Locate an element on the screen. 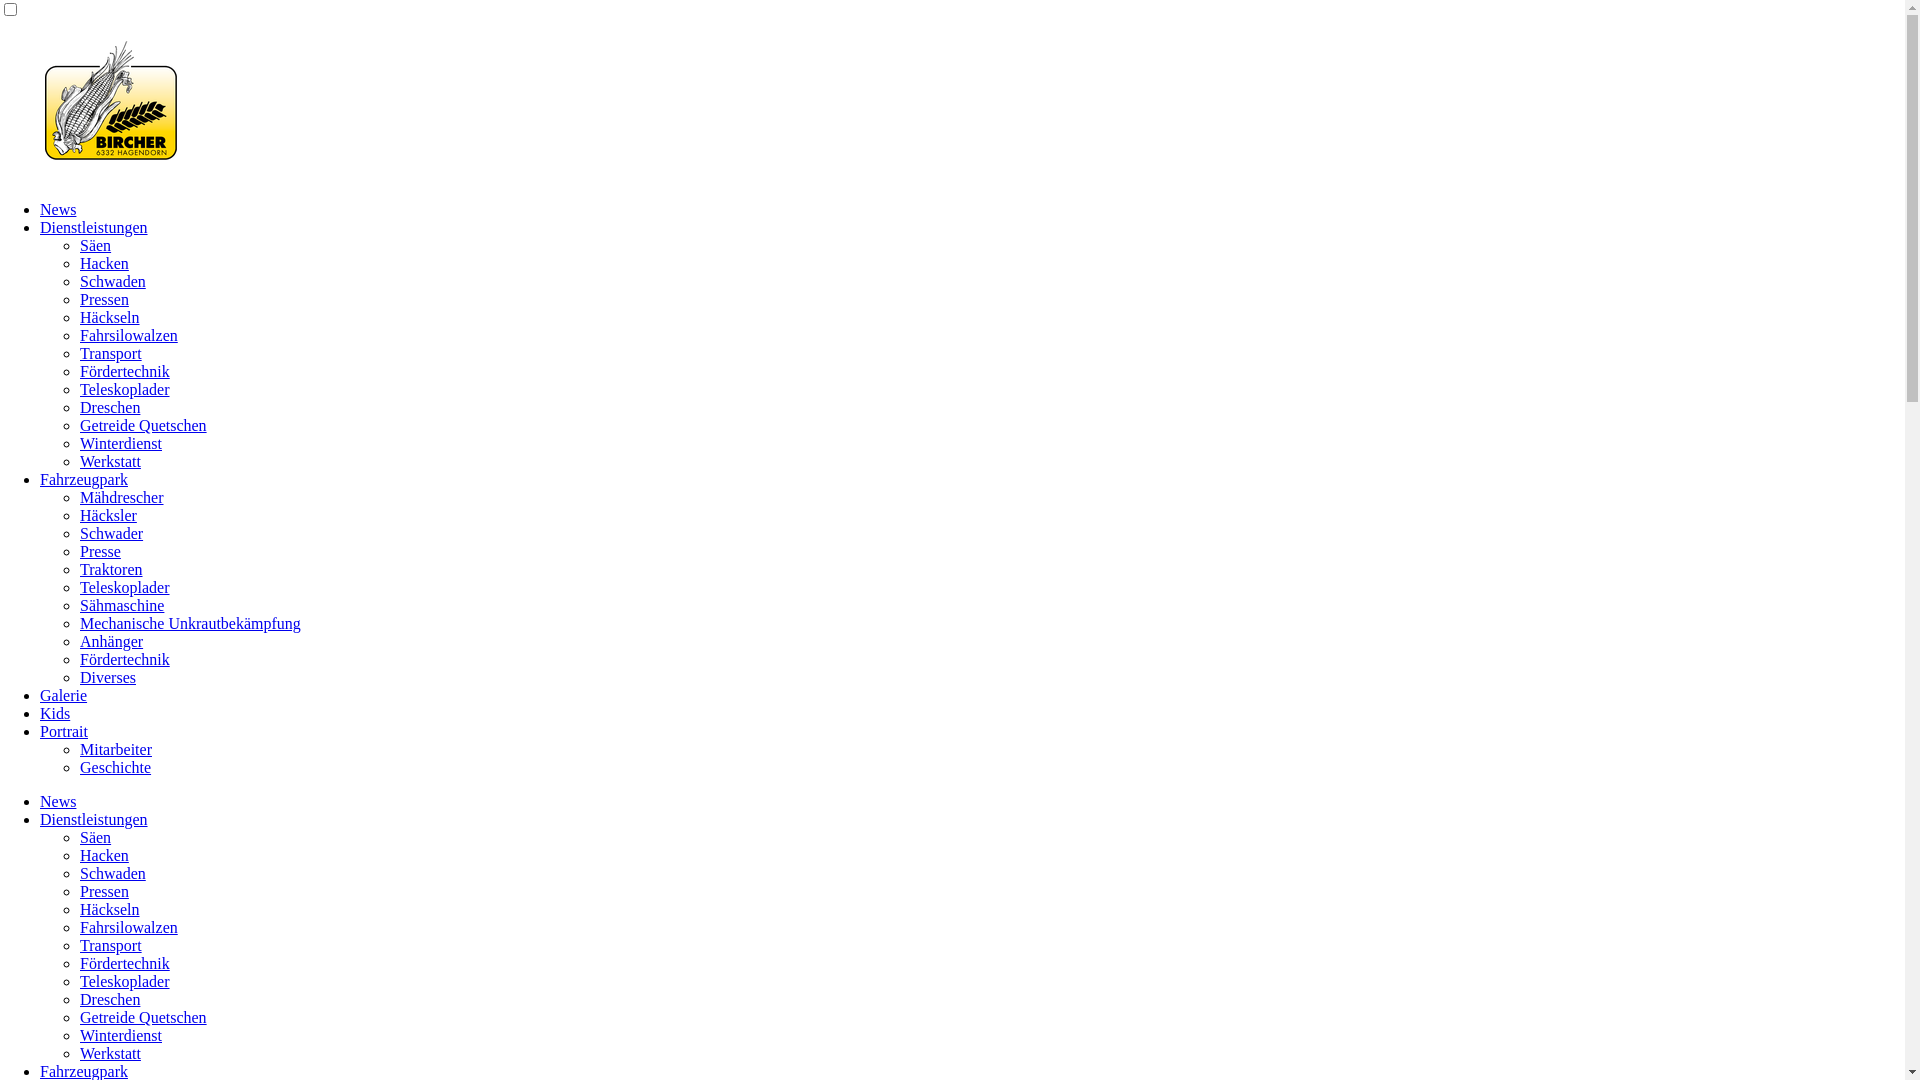 This screenshot has width=1920, height=1080. 'Portrait' is located at coordinates (63, 731).